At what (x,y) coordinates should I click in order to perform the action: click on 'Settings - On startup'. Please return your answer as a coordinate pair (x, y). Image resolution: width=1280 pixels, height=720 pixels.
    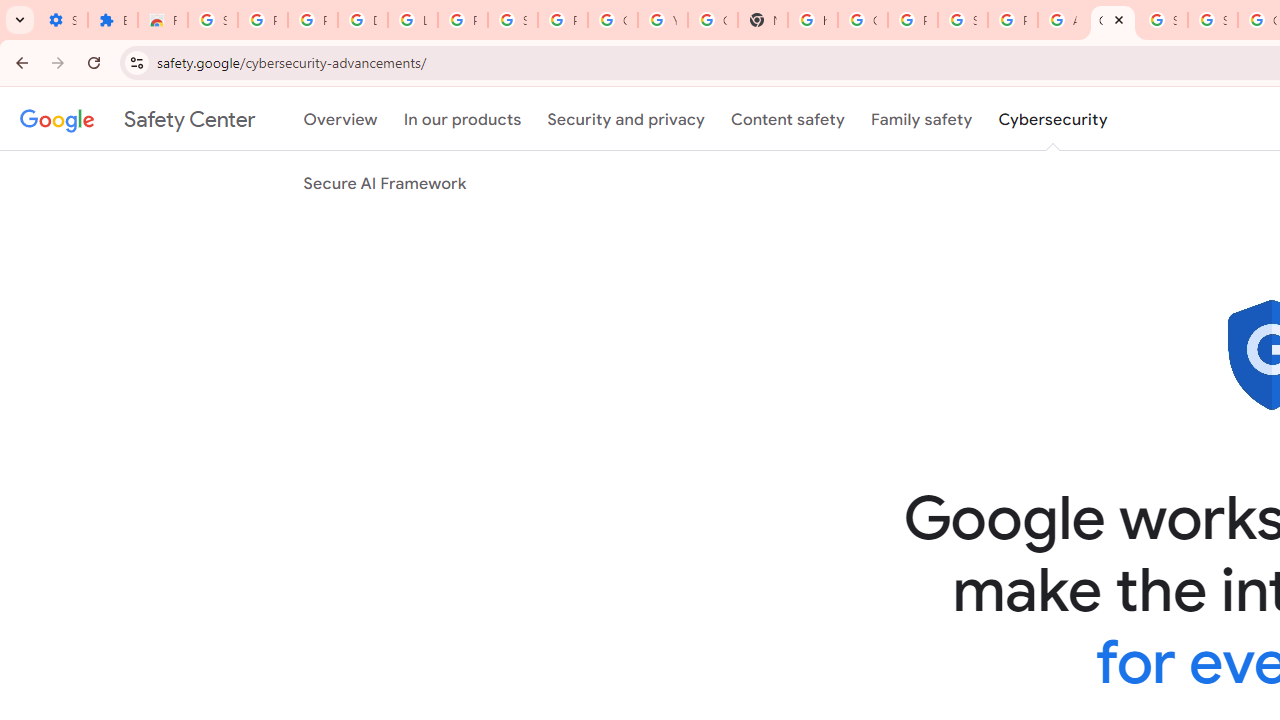
    Looking at the image, I should click on (62, 20).